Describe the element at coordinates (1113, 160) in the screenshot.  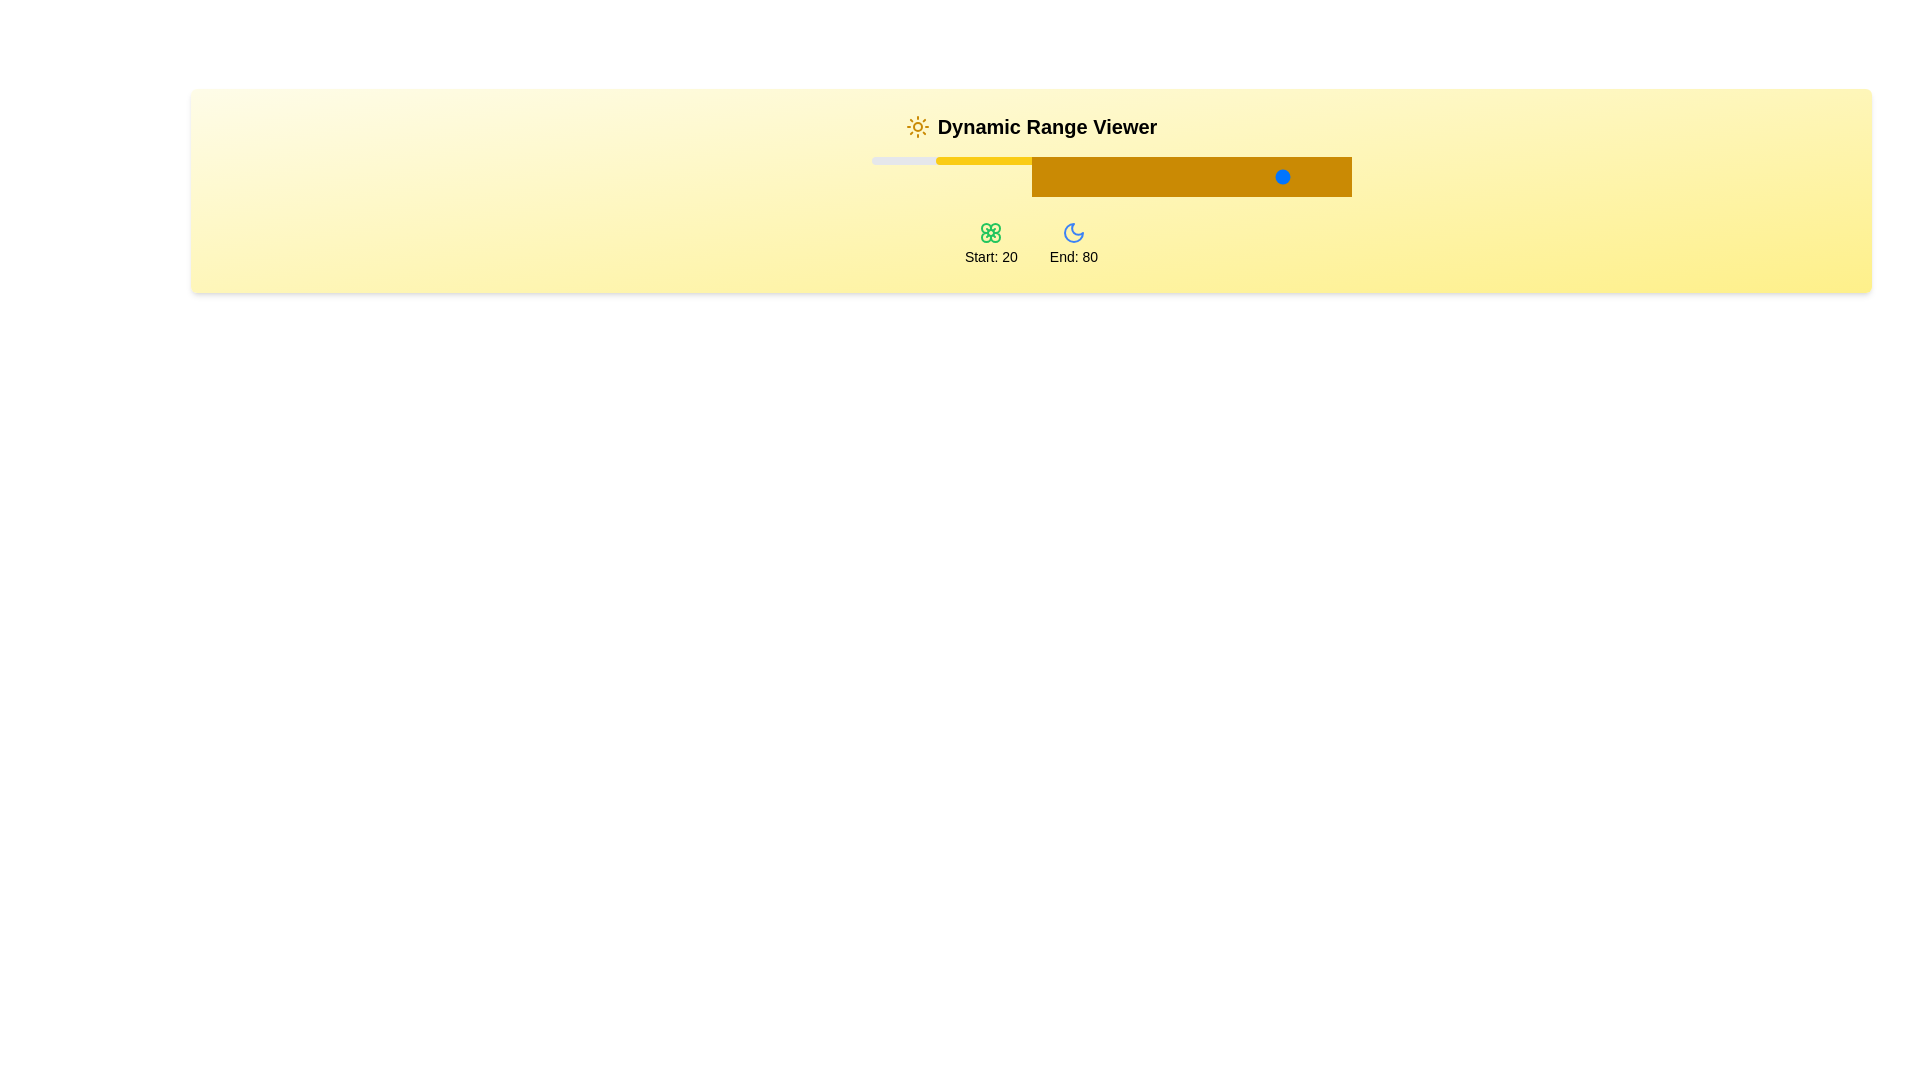
I see `the slider` at that location.